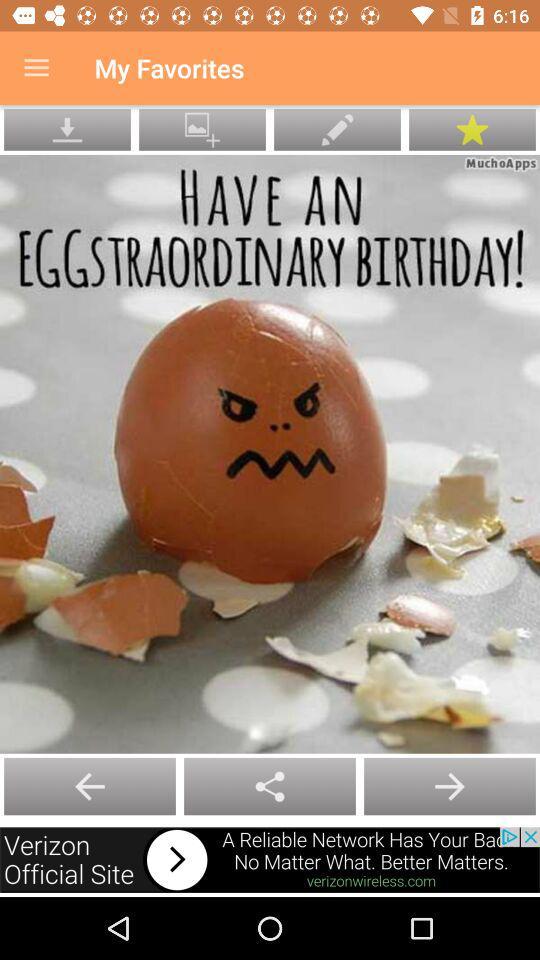 The image size is (540, 960). Describe the element at coordinates (449, 786) in the screenshot. I see `the add icon` at that location.